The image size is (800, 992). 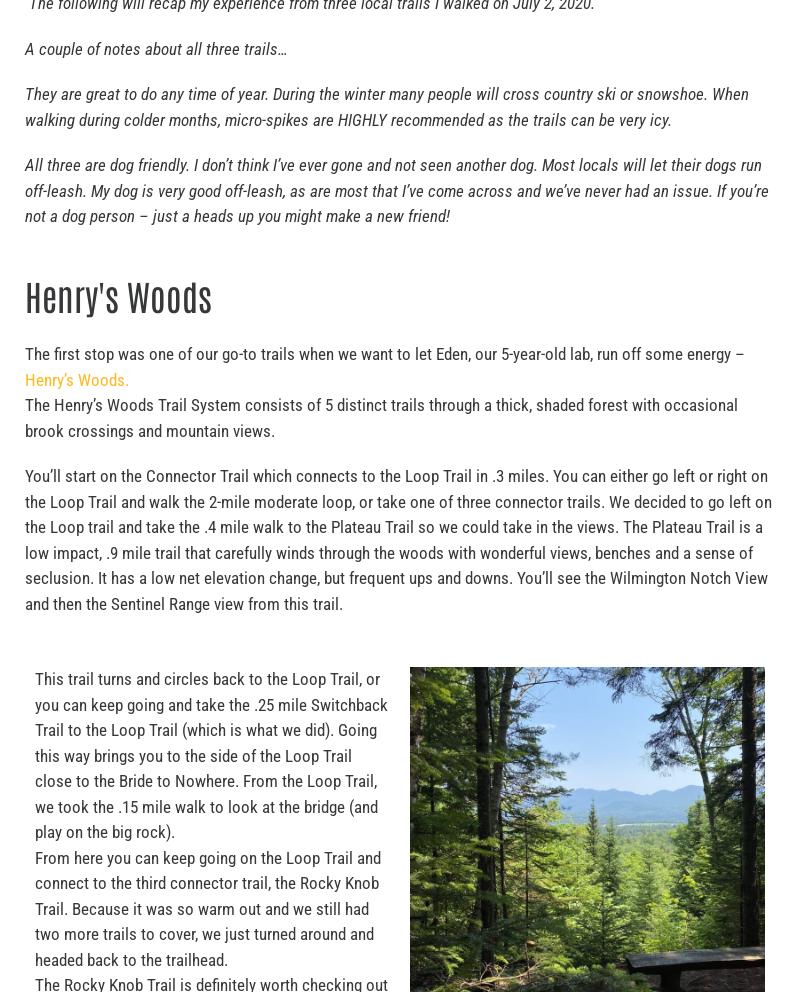 What do you see at coordinates (77, 379) in the screenshot?
I see `'Henry’s Woods.'` at bounding box center [77, 379].